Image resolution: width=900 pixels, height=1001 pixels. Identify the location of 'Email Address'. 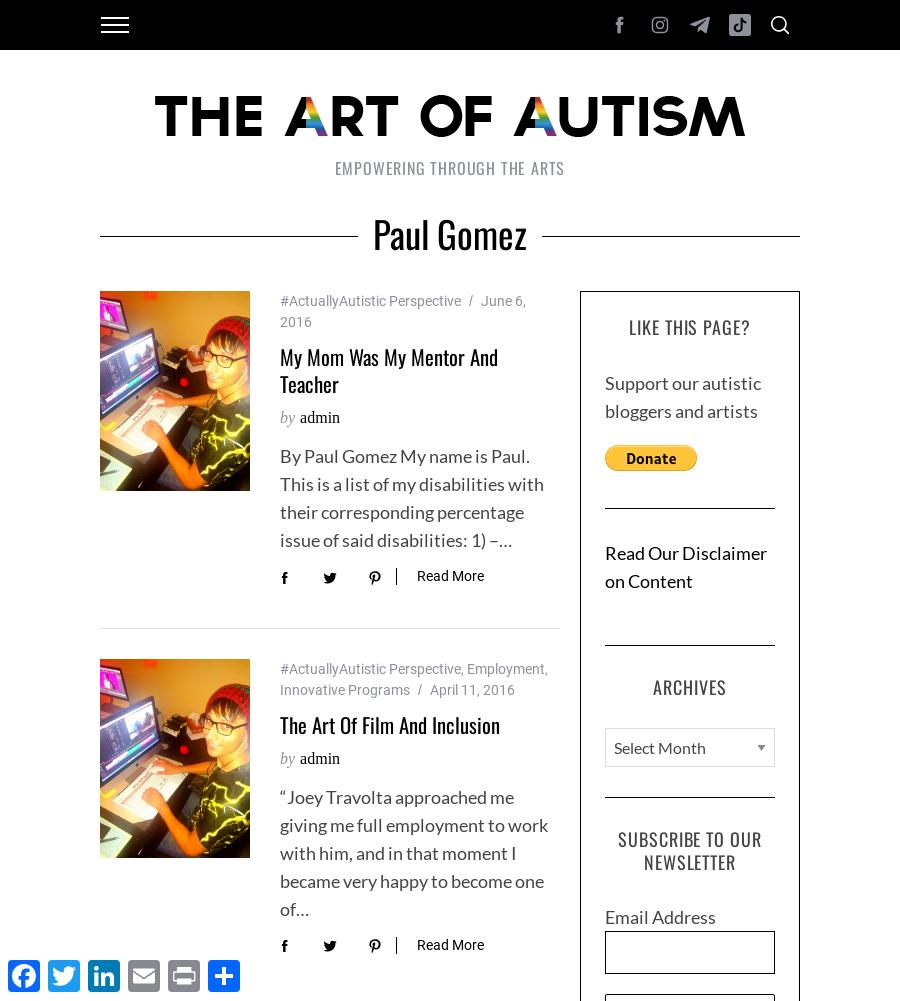
(660, 917).